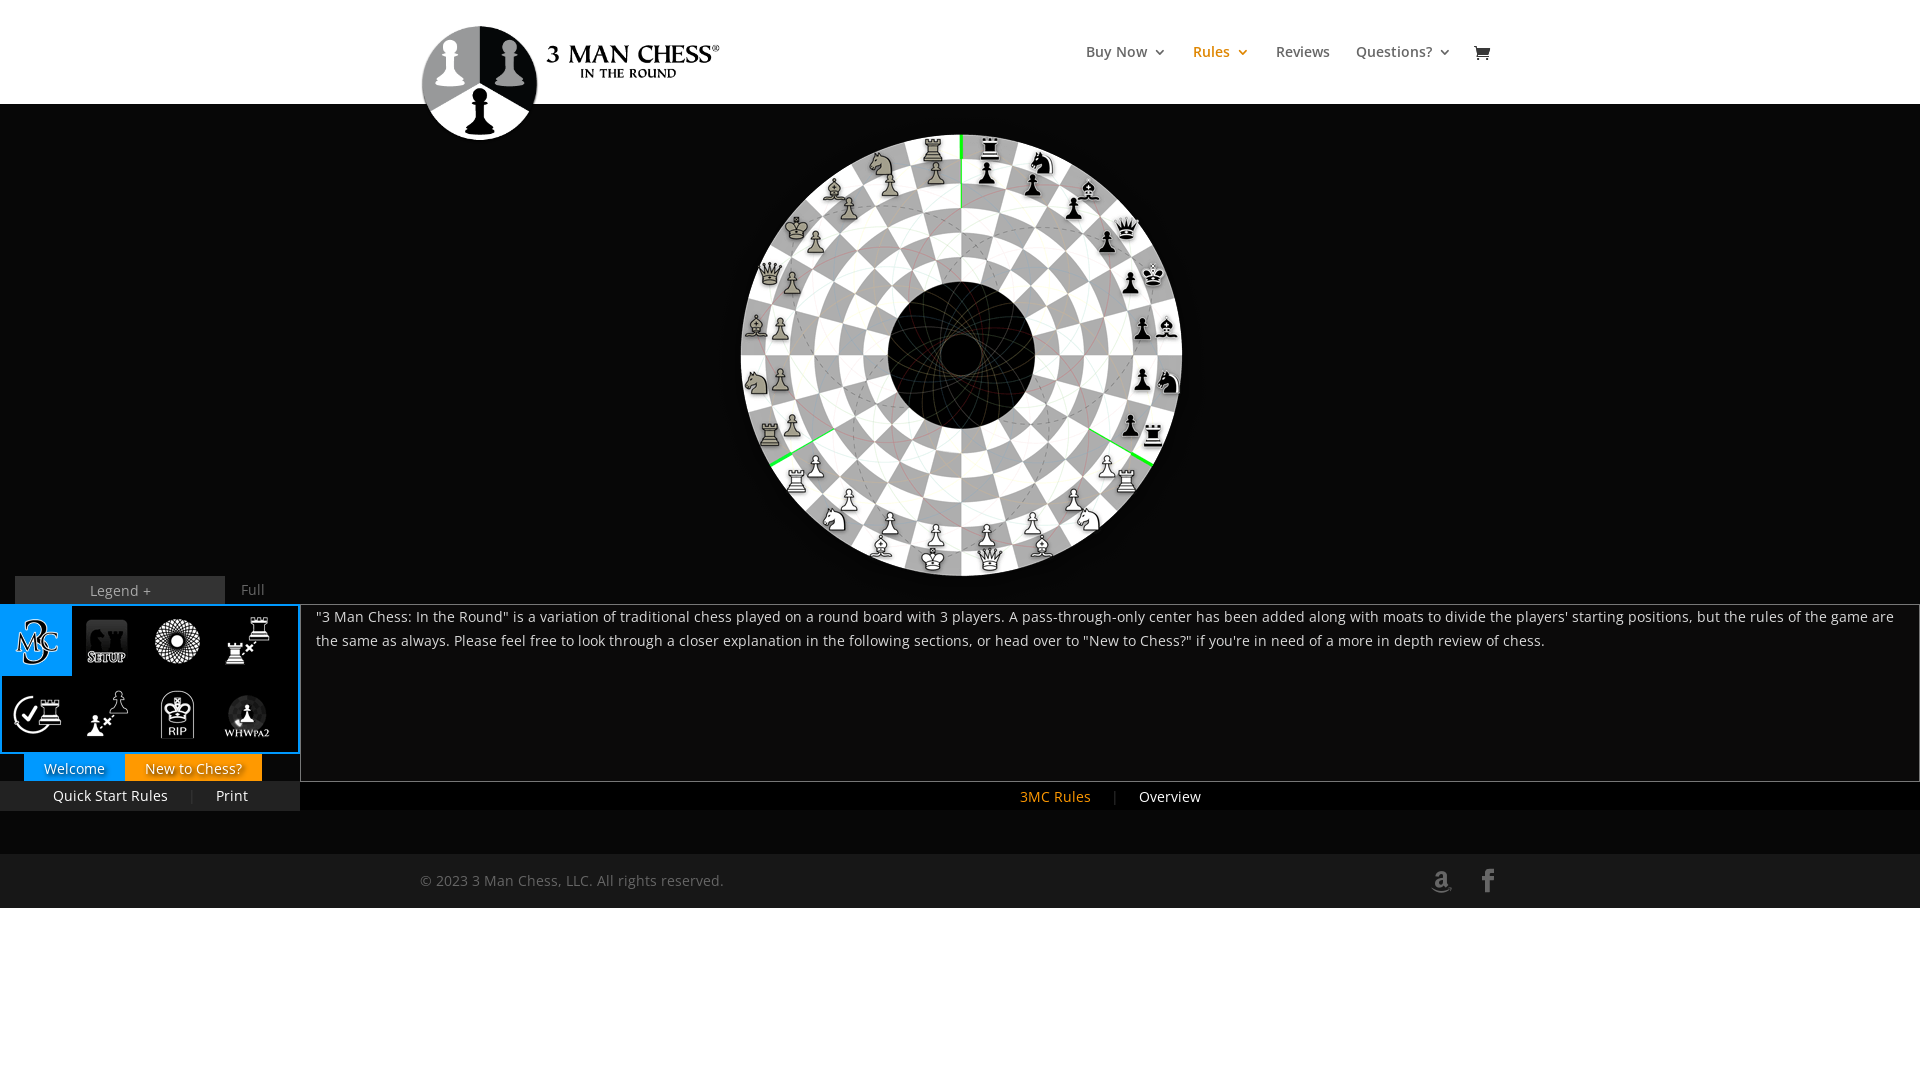  What do you see at coordinates (119, 589) in the screenshot?
I see `'Legend +'` at bounding box center [119, 589].